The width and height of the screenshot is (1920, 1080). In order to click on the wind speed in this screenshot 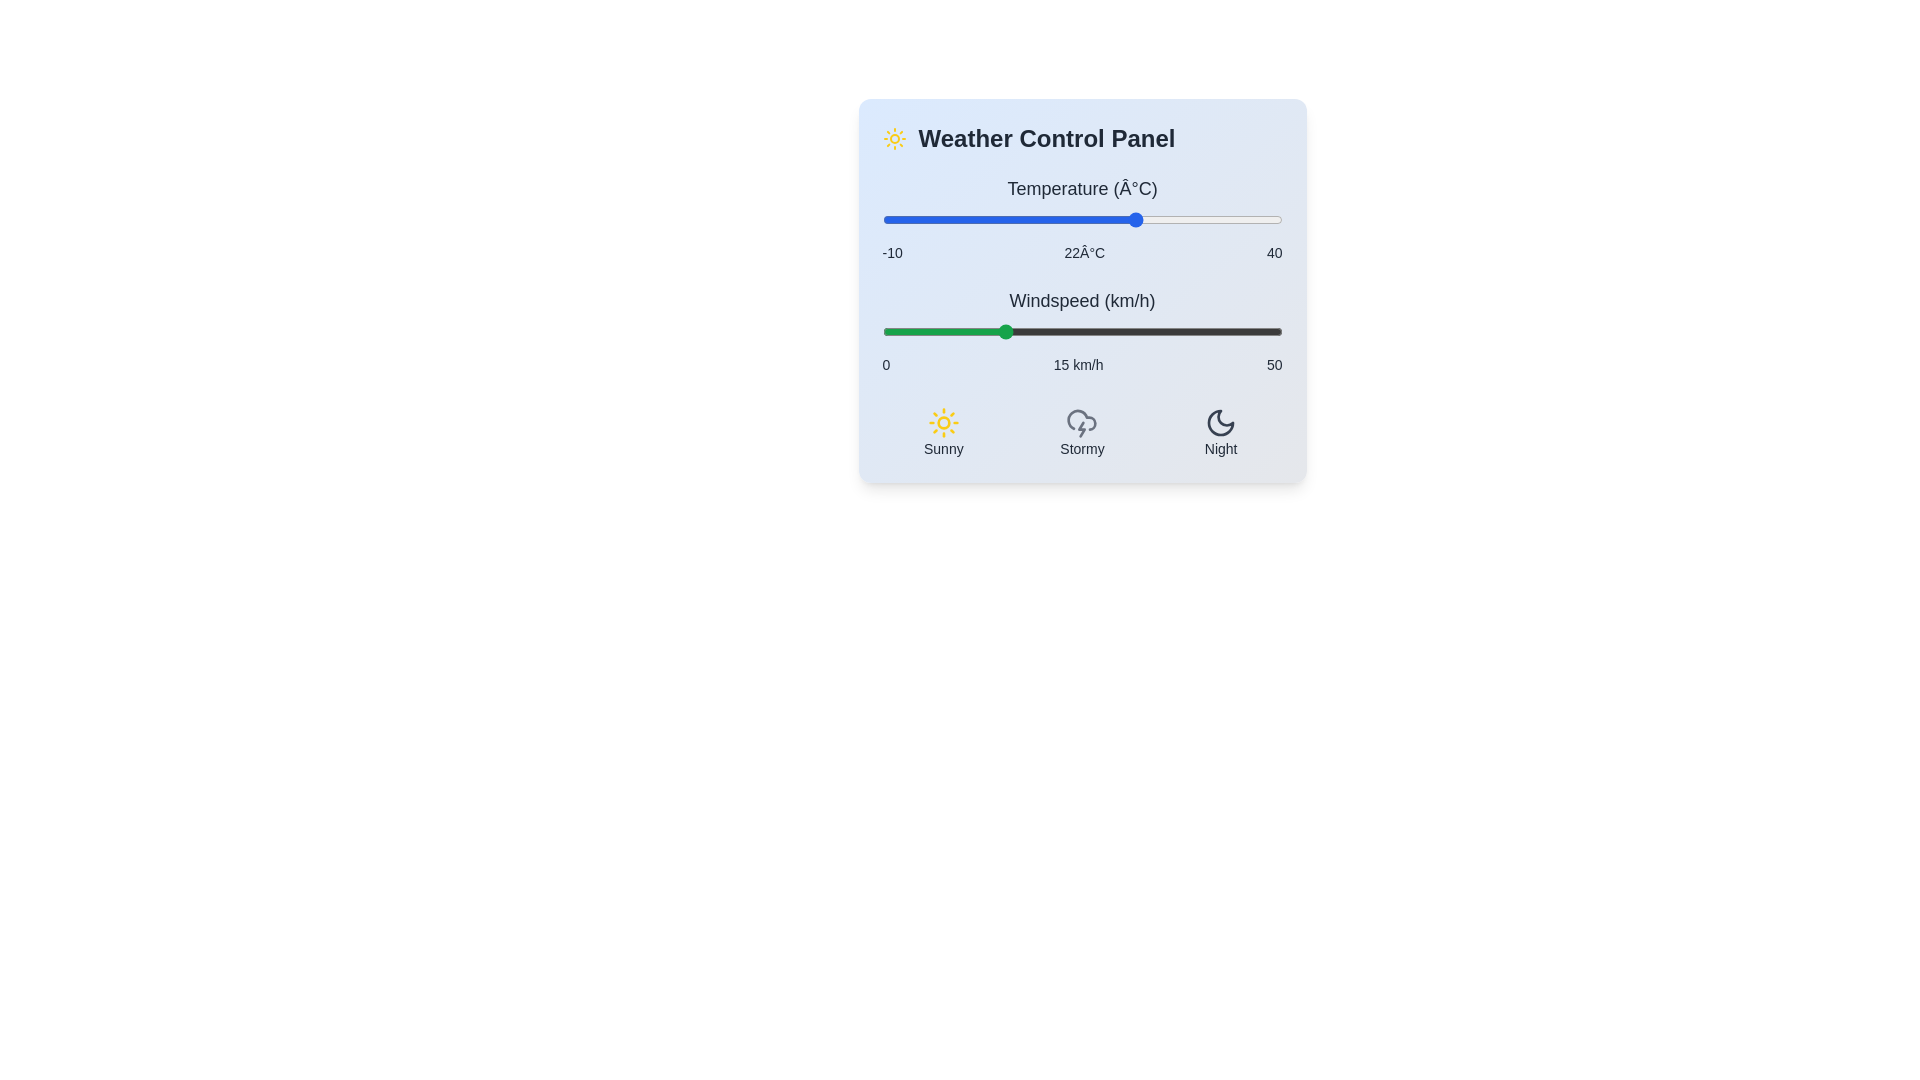, I will do `click(1026, 330)`.